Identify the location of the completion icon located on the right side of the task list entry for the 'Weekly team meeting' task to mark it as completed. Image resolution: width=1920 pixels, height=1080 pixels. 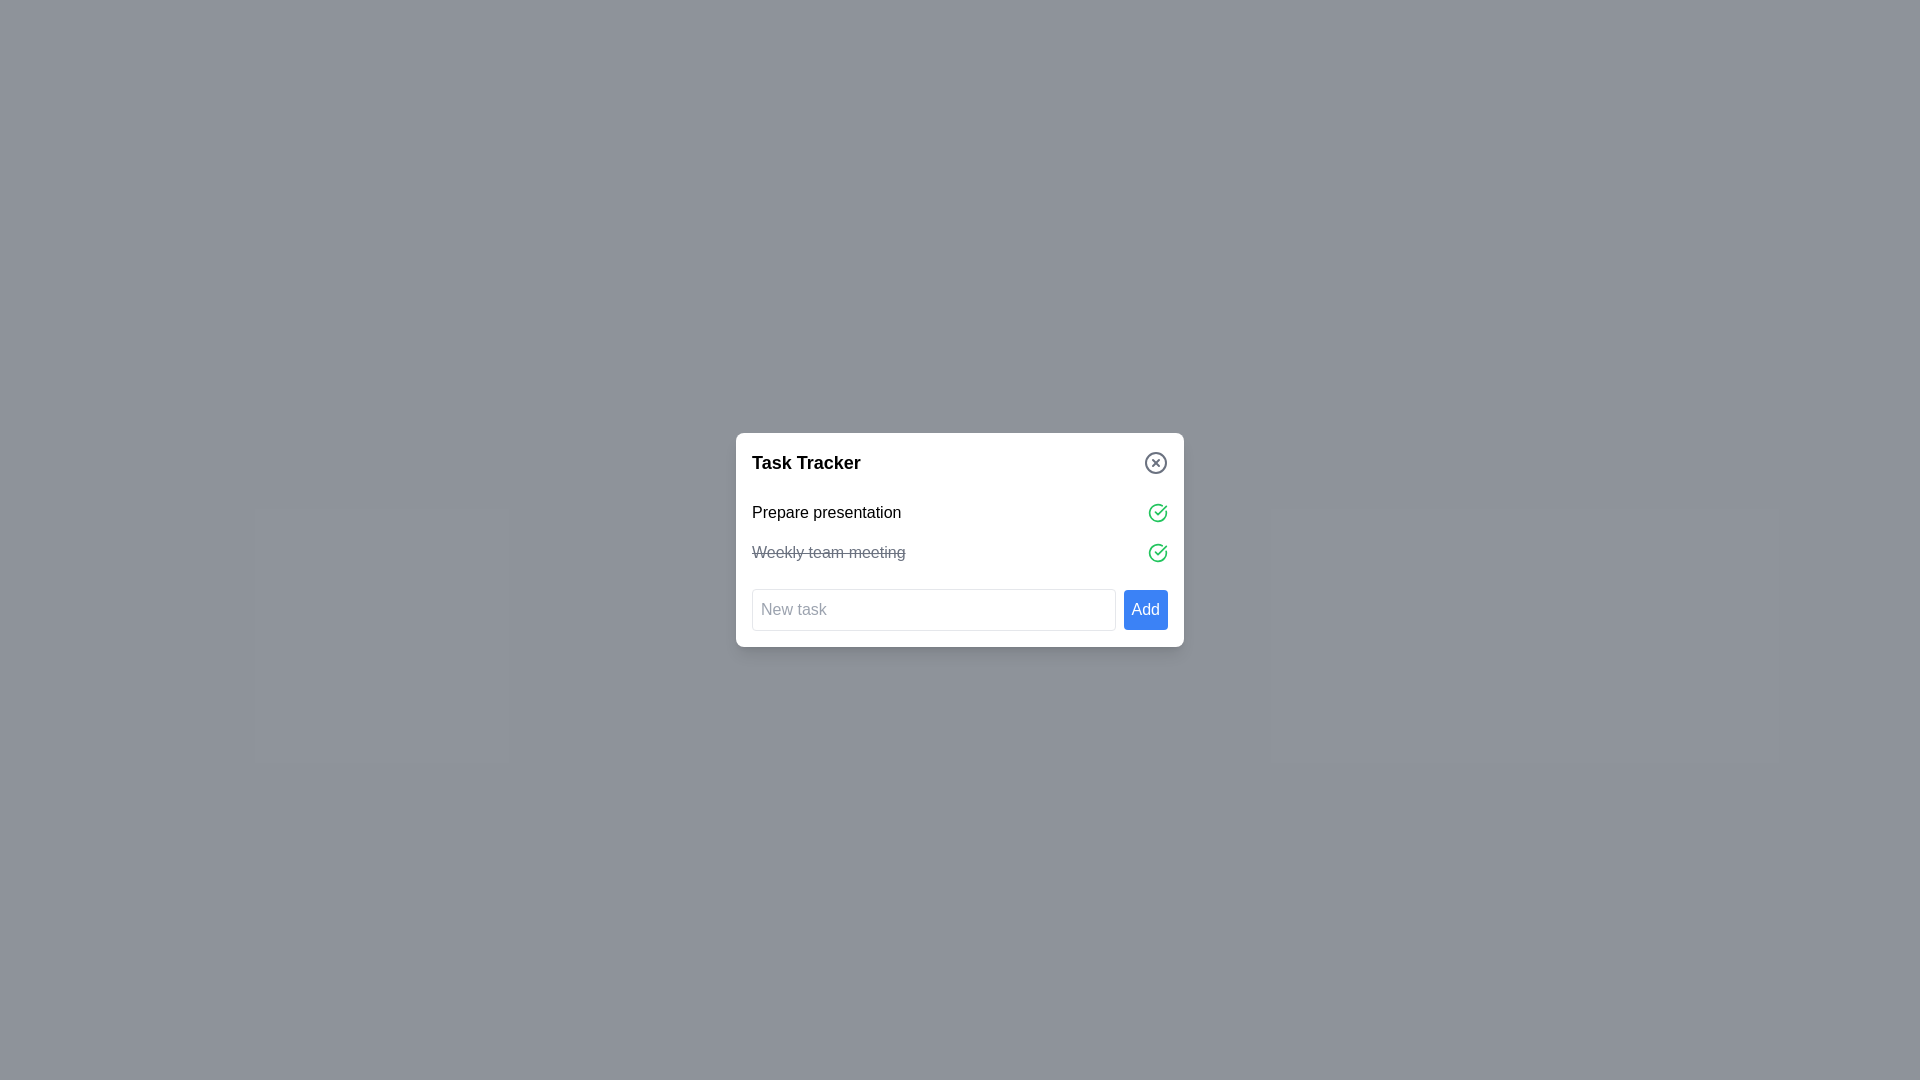
(1157, 512).